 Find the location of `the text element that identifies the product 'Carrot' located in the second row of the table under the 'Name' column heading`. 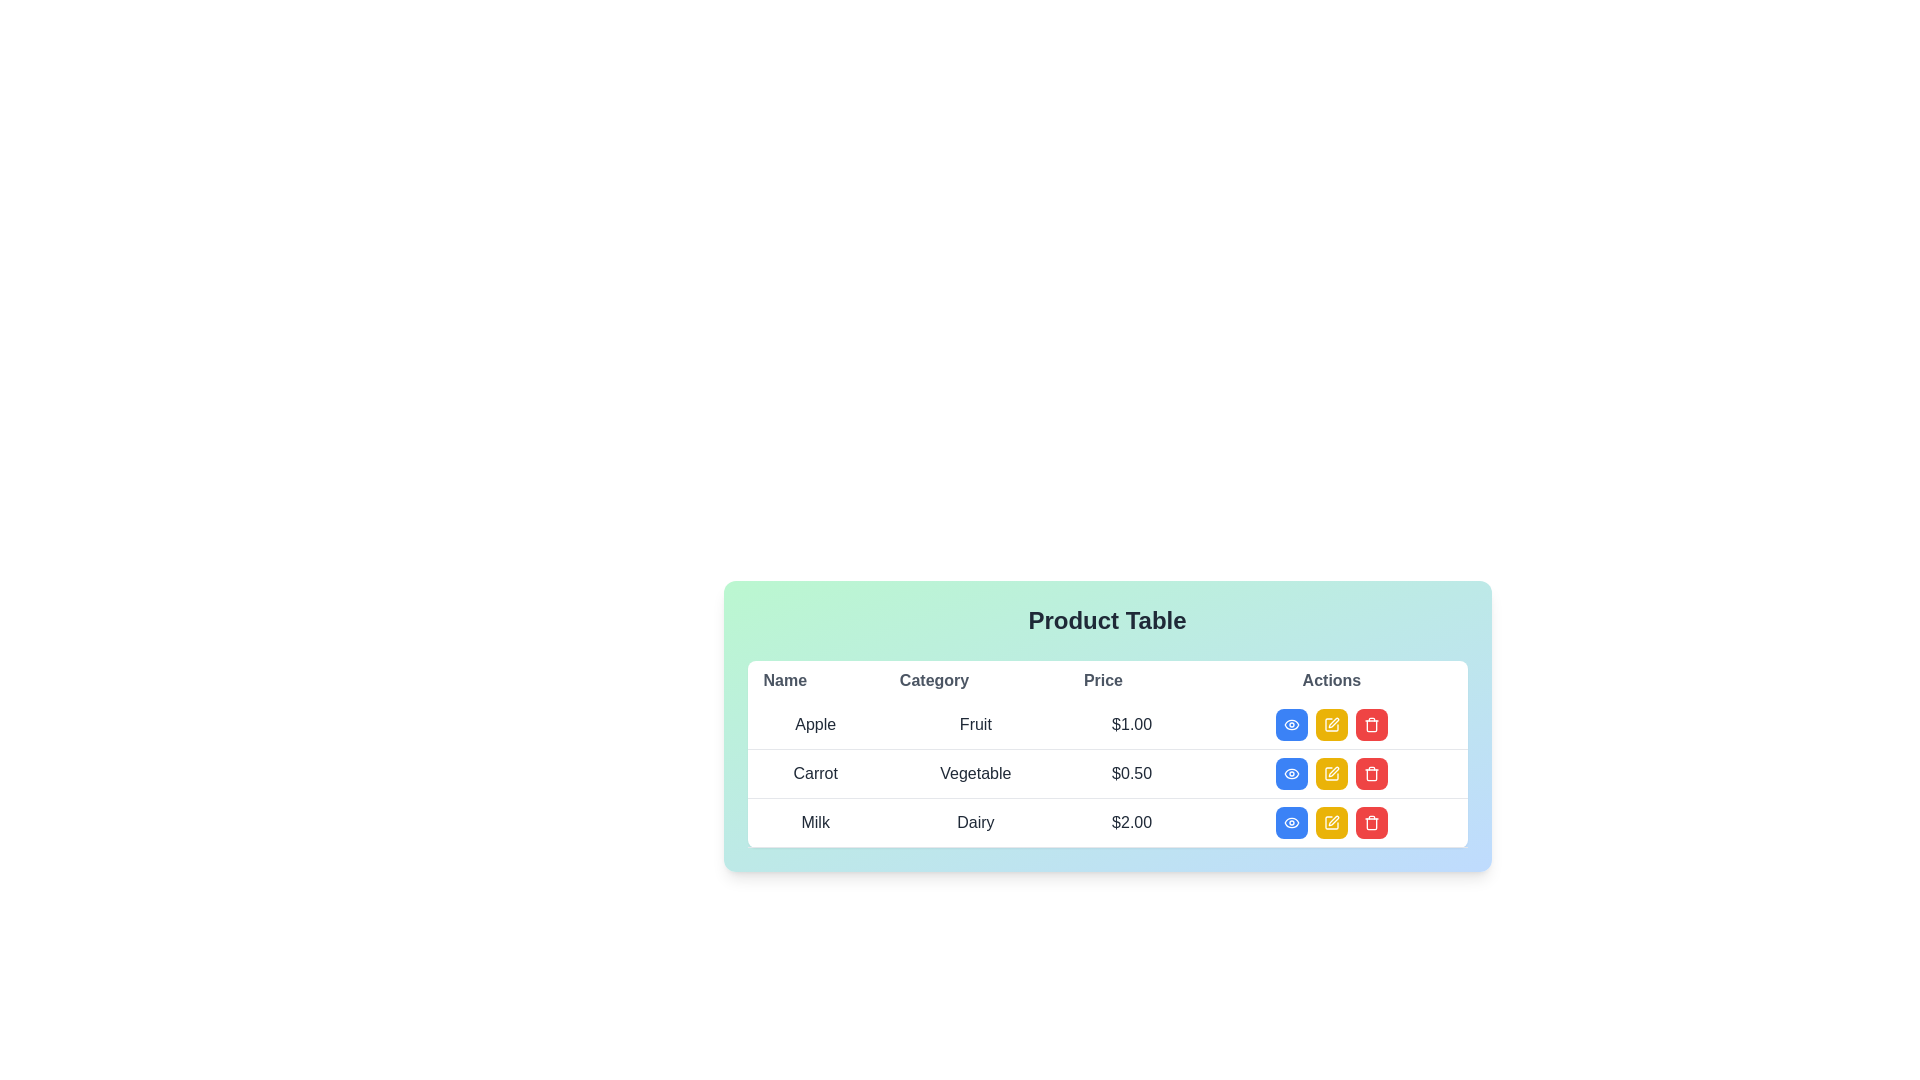

the text element that identifies the product 'Carrot' located in the second row of the table under the 'Name' column heading is located at coordinates (815, 773).